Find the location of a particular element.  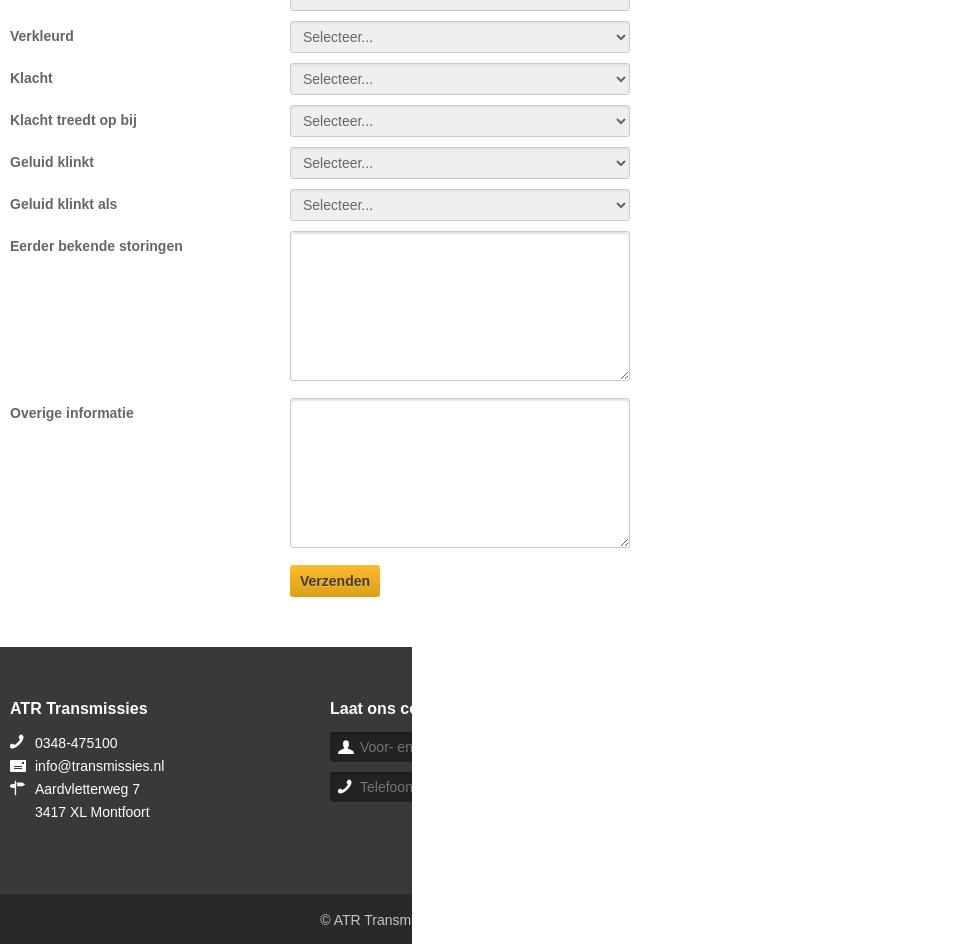

'Geluid klinkt' is located at coordinates (51, 161).